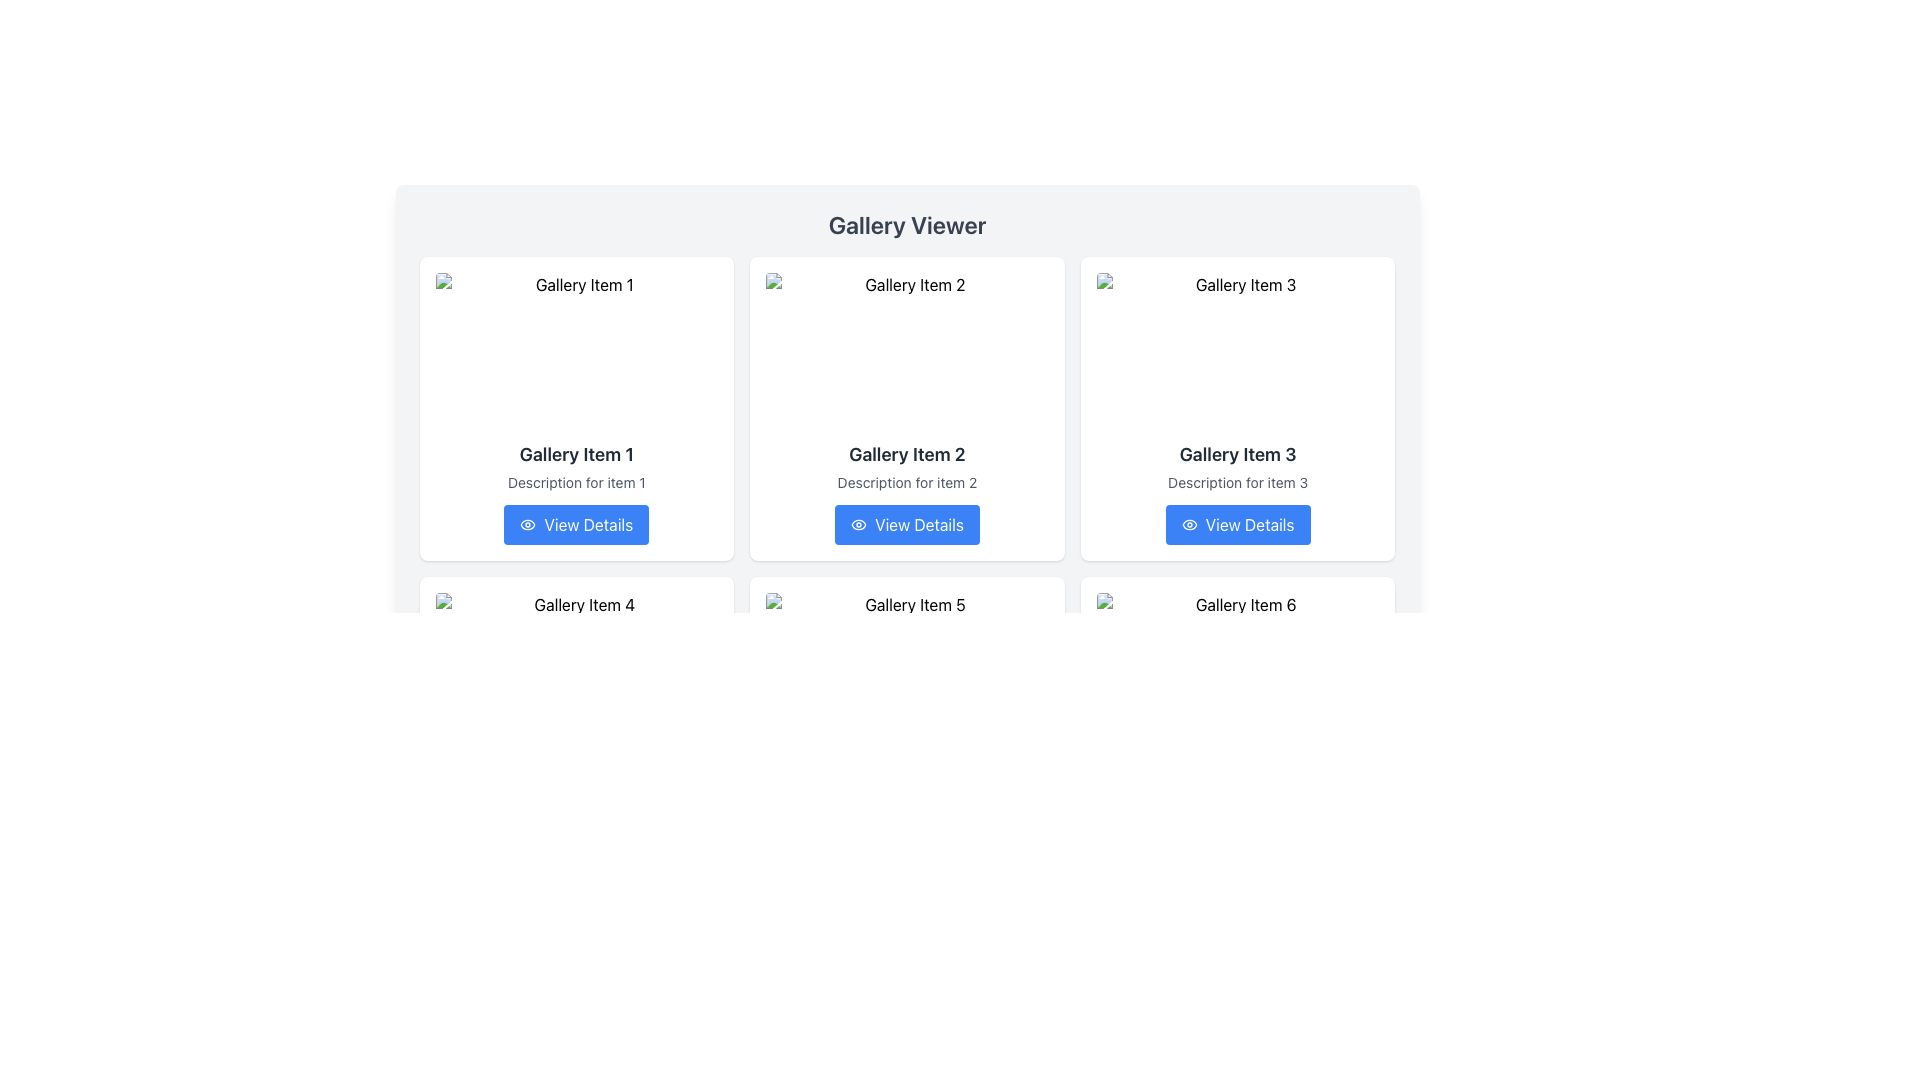 The height and width of the screenshot is (1080, 1920). I want to click on the text label displaying 'Description for item 3', which is located beneath the 'Gallery Item 3' heading and above the 'View Details' button in the third card of the grid layout, so click(1237, 482).